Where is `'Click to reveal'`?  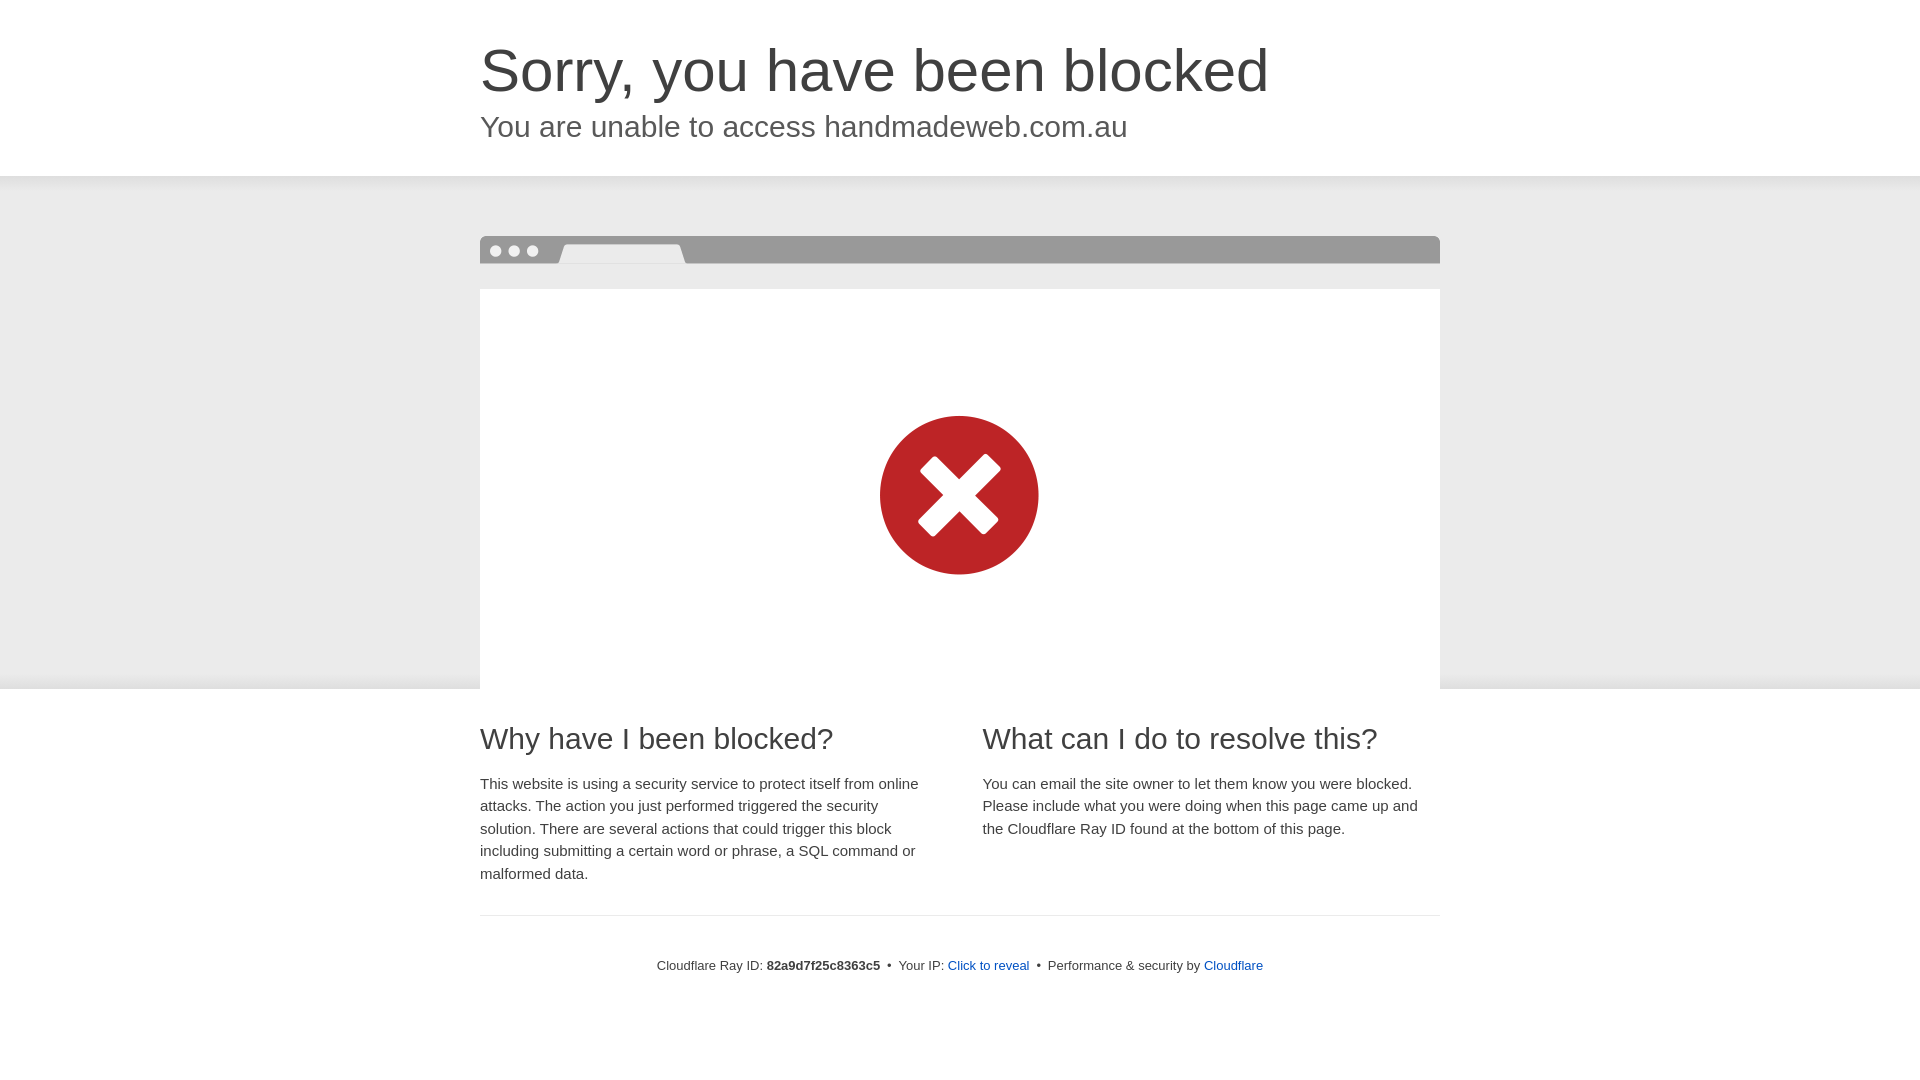 'Click to reveal' is located at coordinates (988, 964).